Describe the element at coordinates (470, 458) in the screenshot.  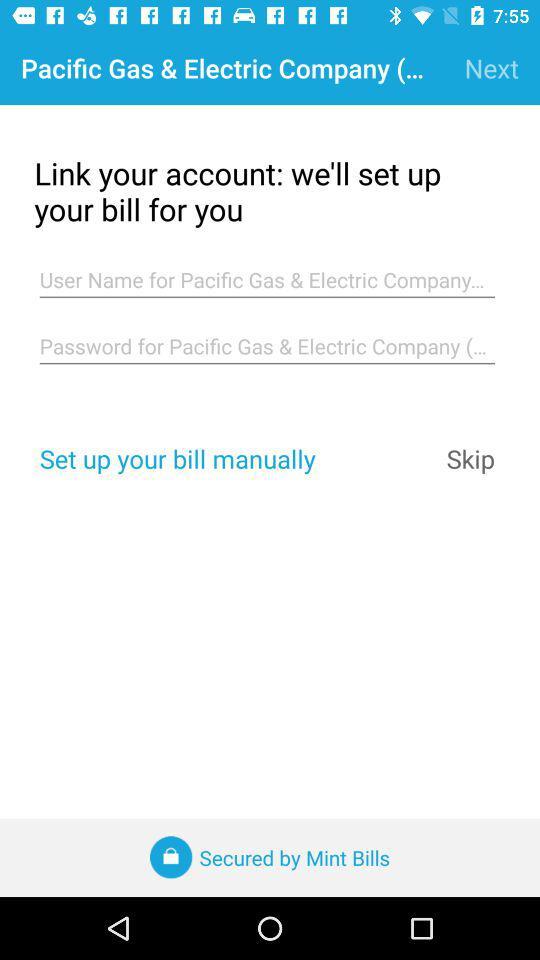
I see `icon on the right` at that location.